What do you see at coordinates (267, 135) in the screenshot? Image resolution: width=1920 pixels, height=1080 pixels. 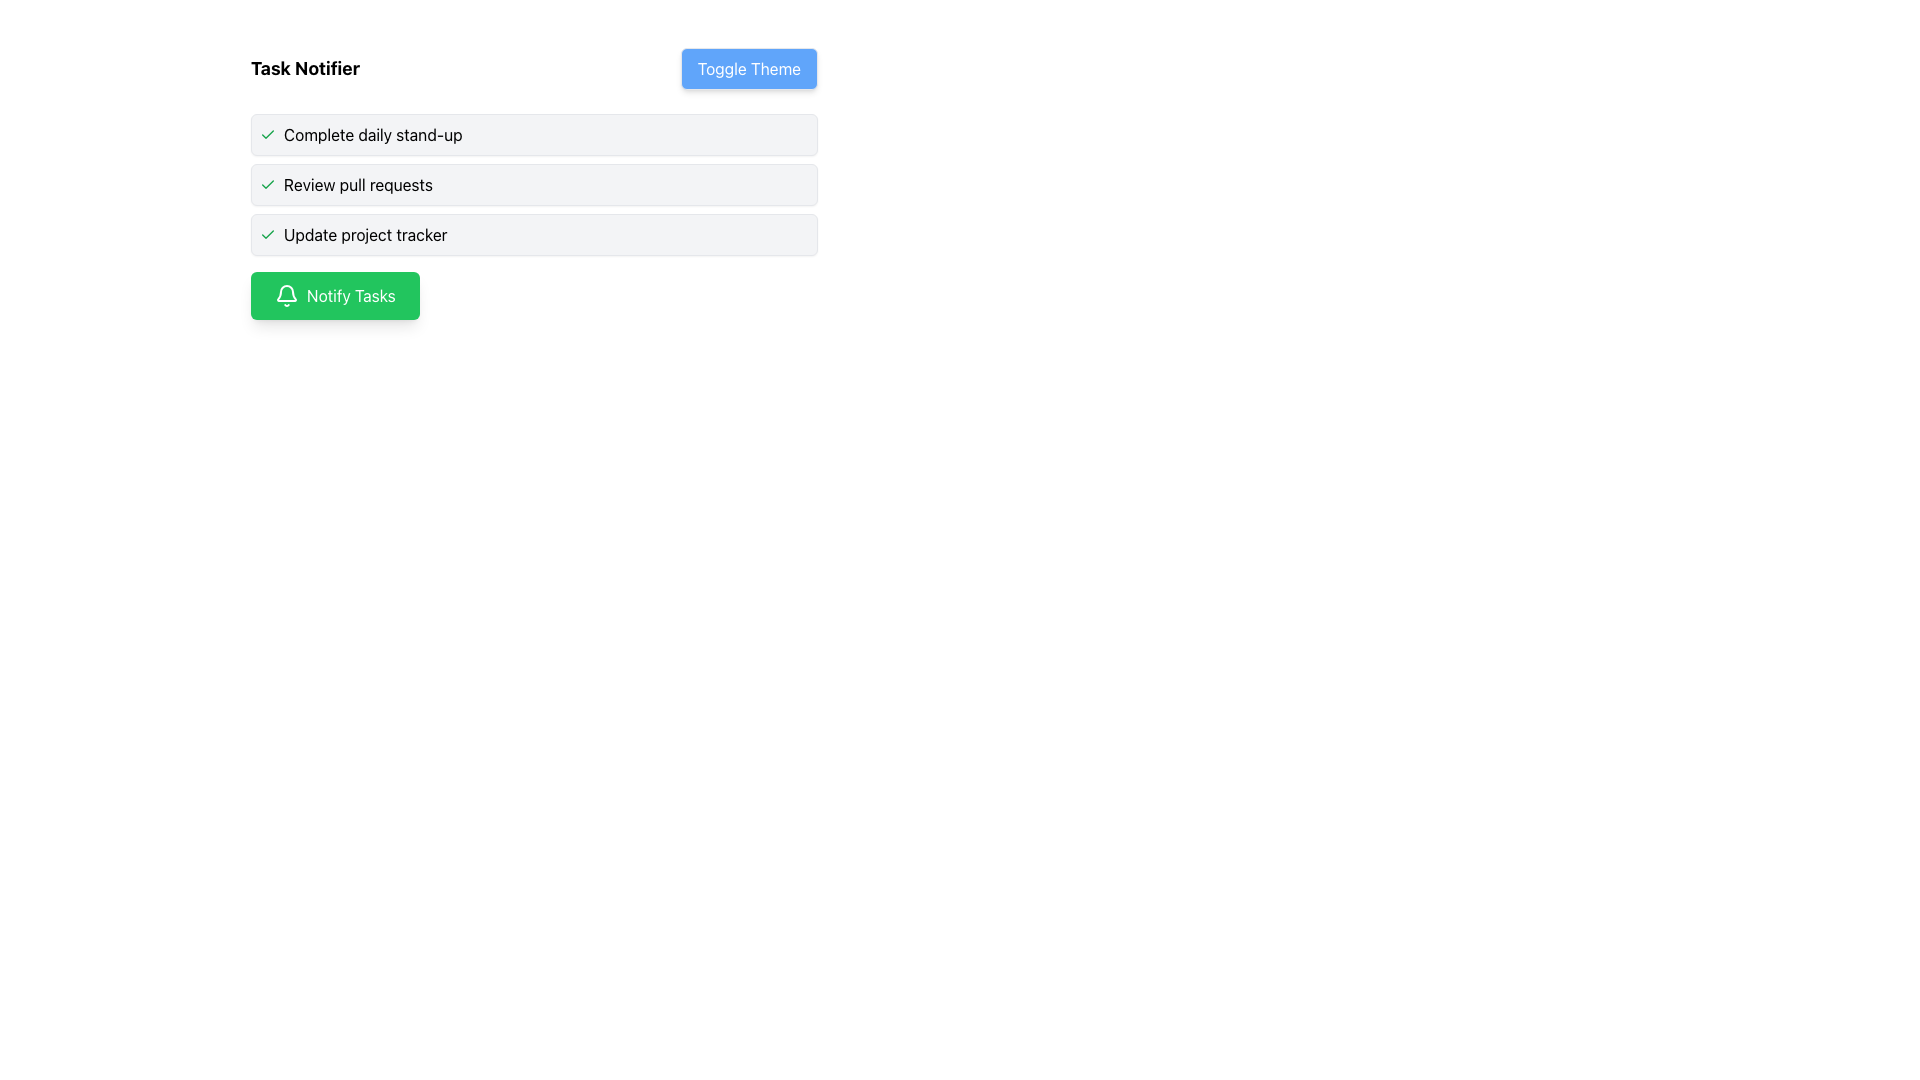 I see `the state of the completion indicator icon next to the text 'Complete daily stand-up' in the task list` at bounding box center [267, 135].